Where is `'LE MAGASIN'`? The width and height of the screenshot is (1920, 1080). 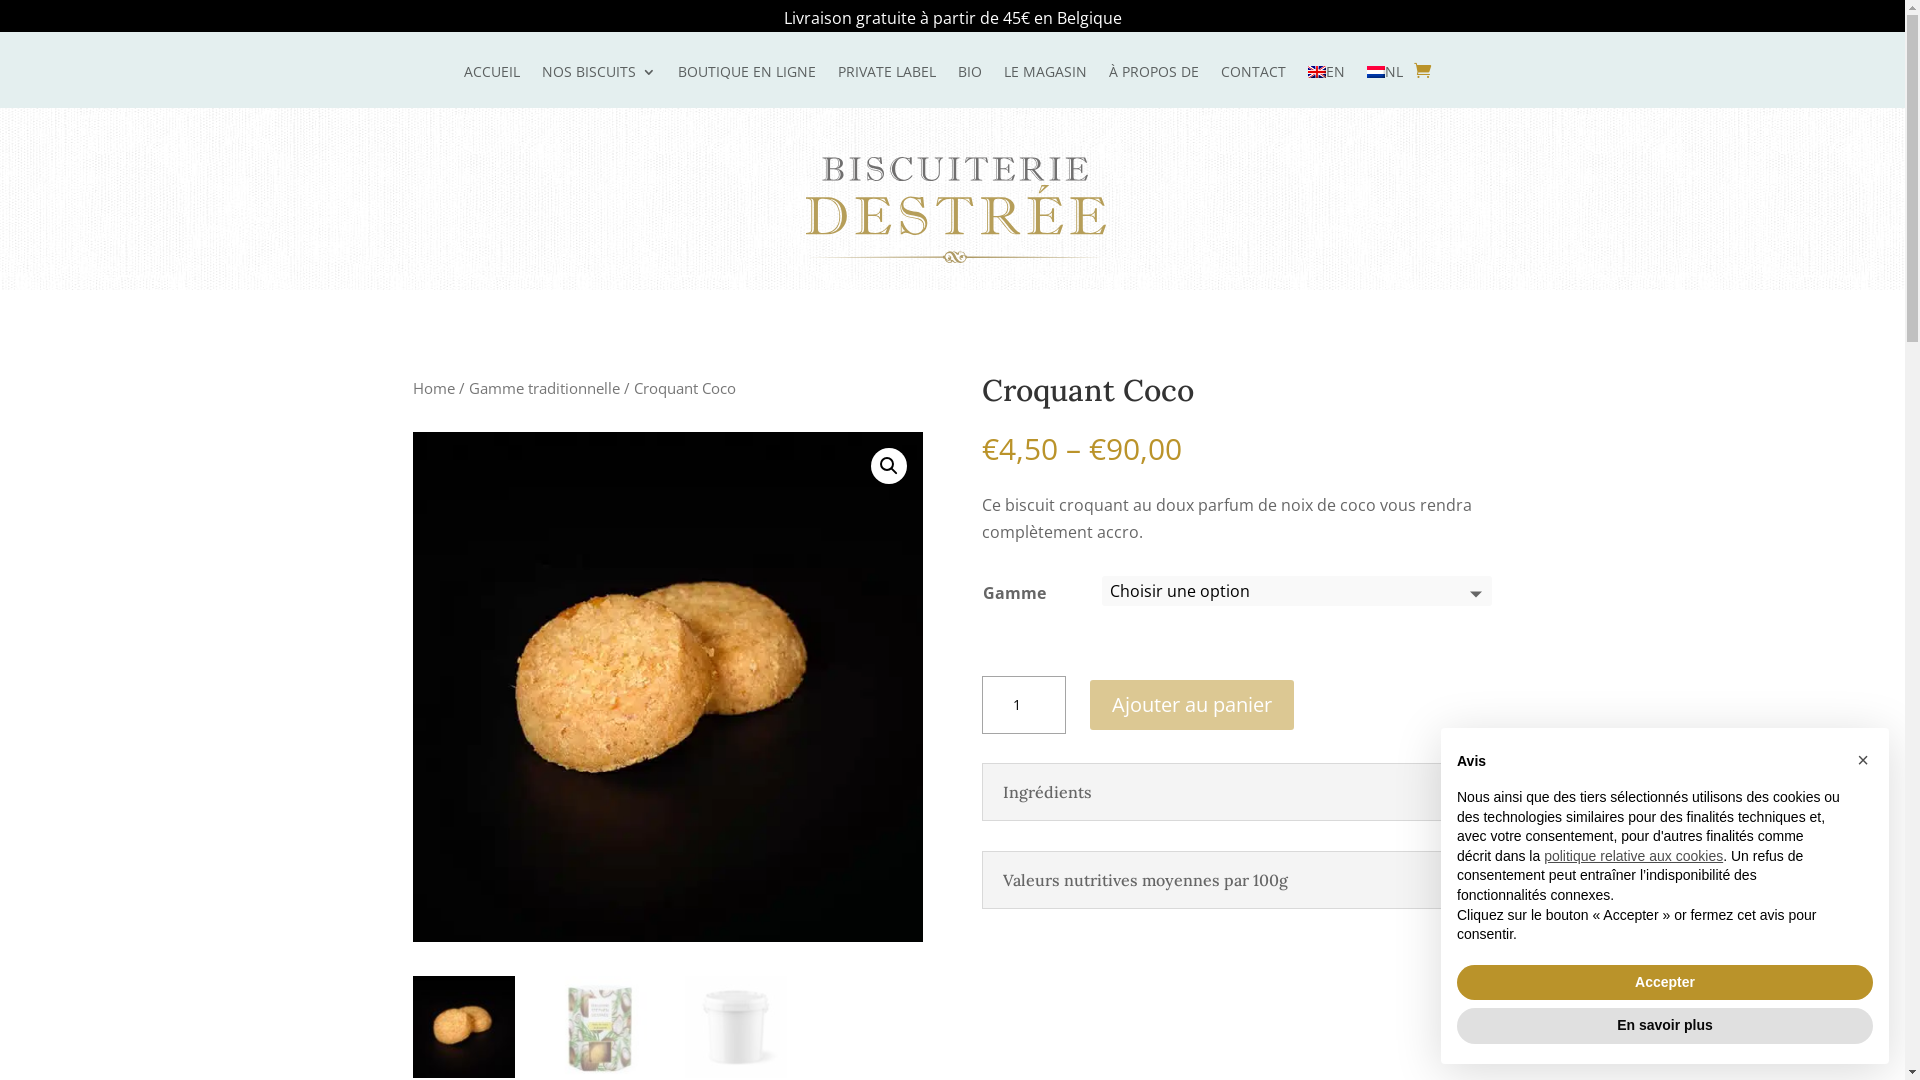 'LE MAGASIN' is located at coordinates (1044, 85).